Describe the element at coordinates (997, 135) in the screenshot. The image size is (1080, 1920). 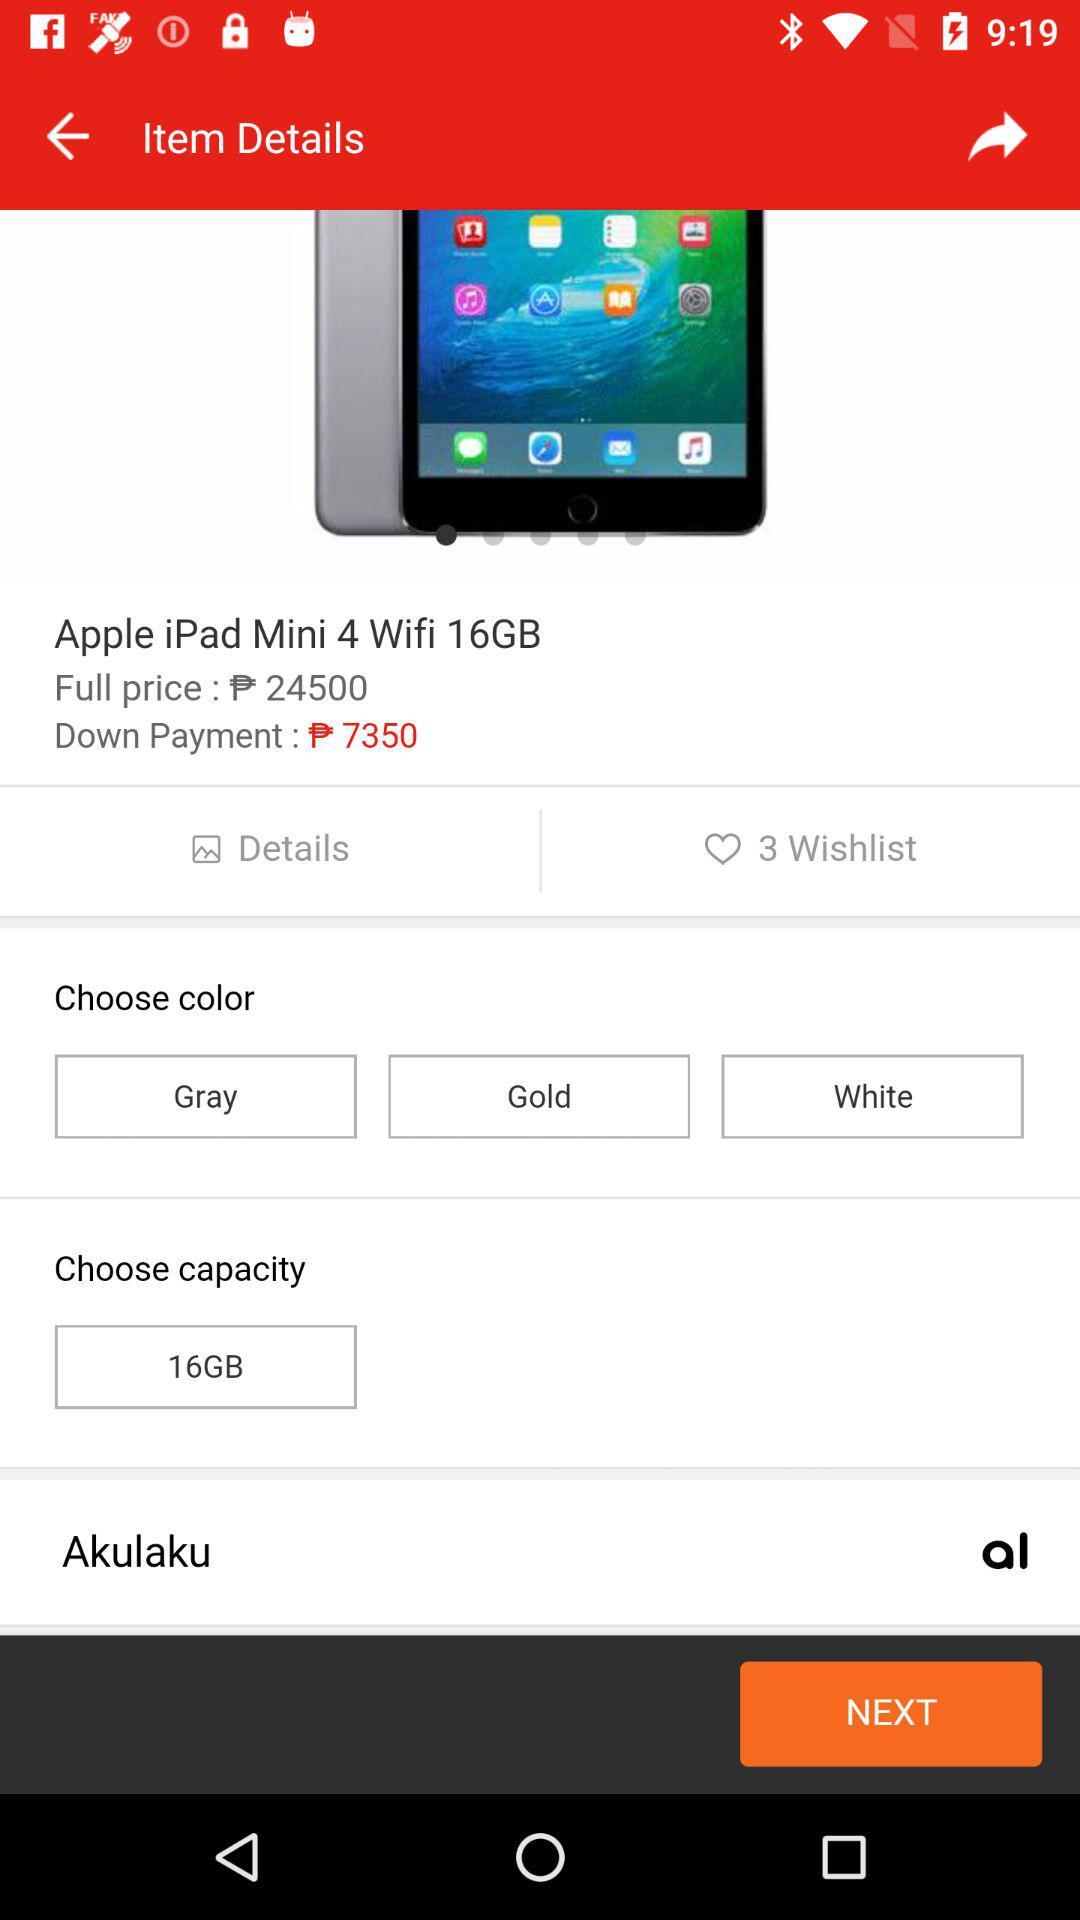
I see `share the product details` at that location.